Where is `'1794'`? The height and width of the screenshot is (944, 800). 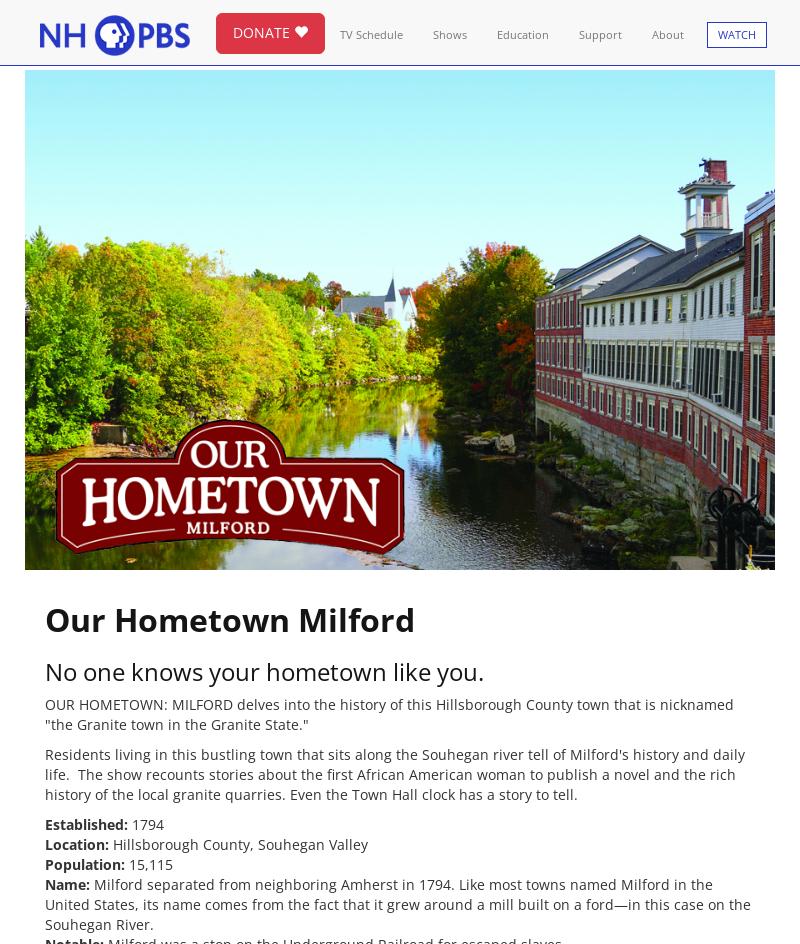 '1794' is located at coordinates (146, 822).